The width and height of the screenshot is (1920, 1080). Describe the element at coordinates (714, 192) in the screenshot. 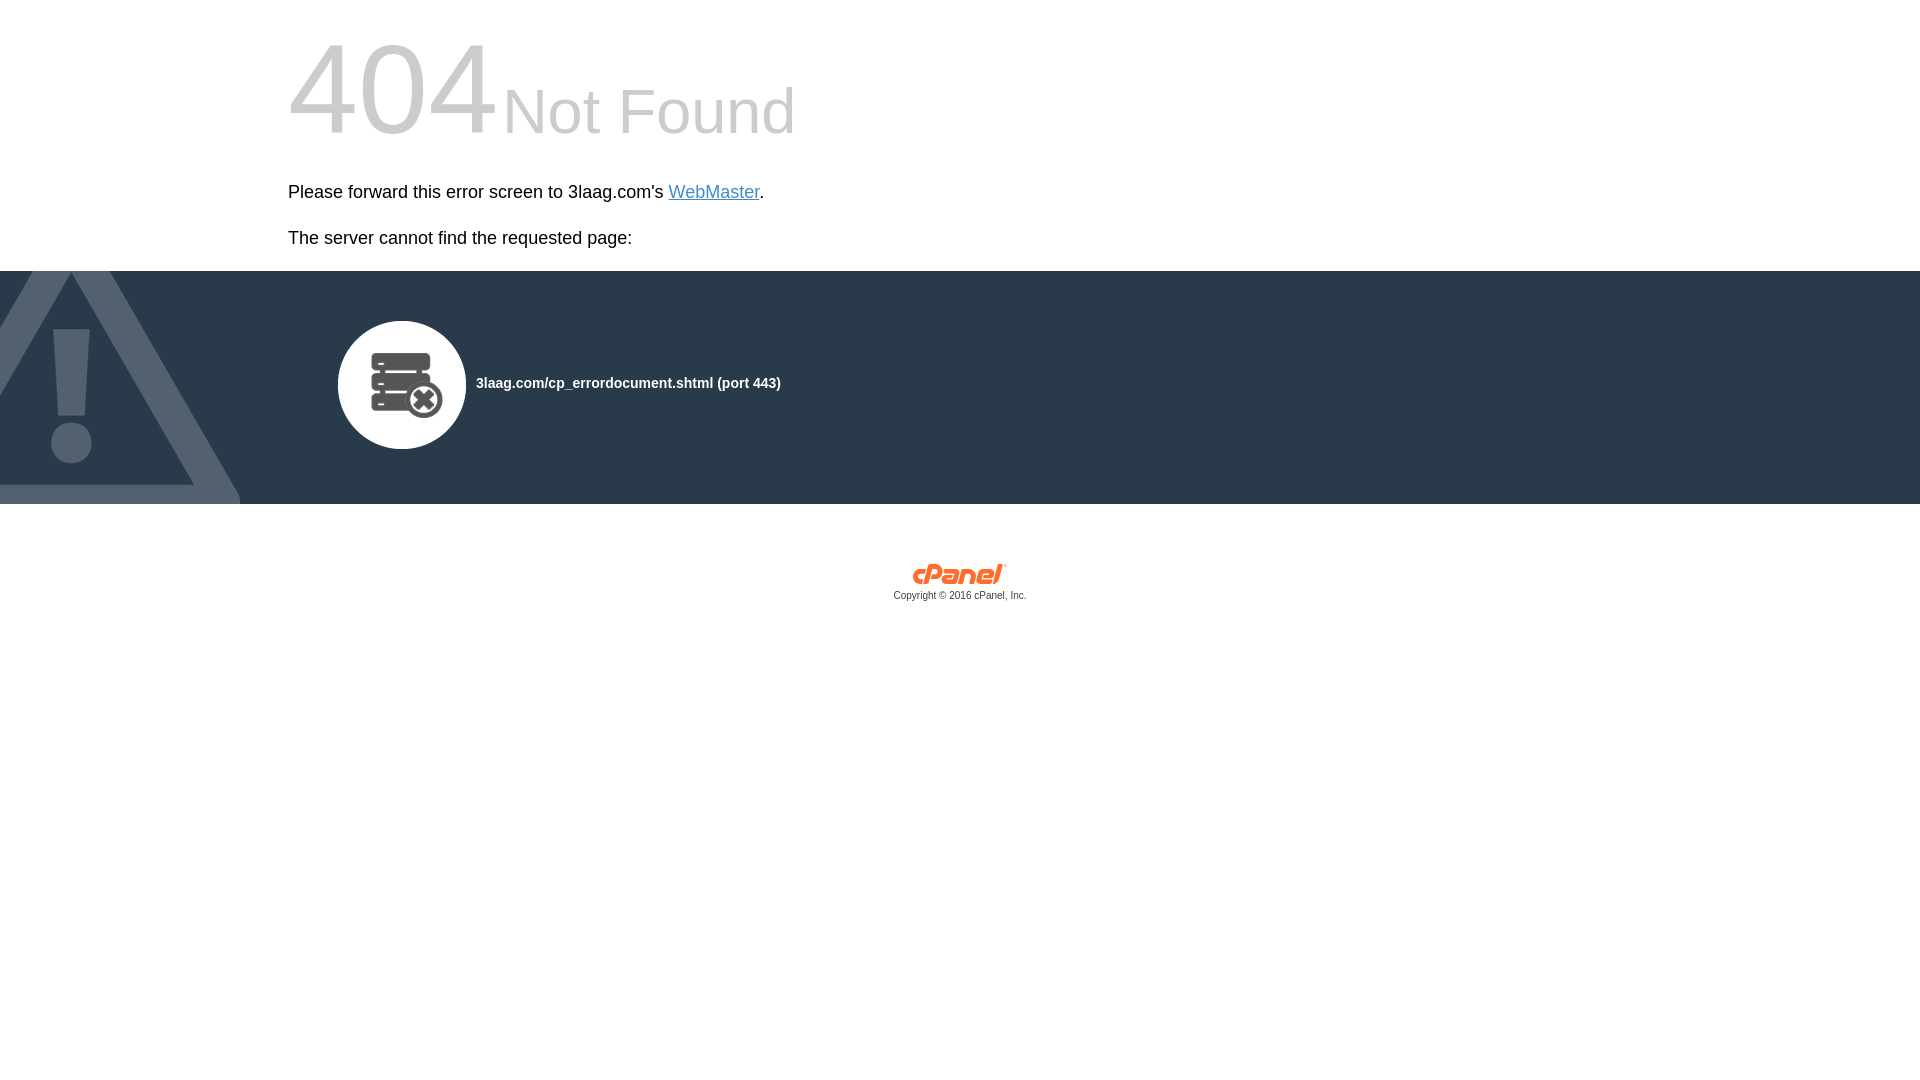

I see `'WebMaster'` at that location.